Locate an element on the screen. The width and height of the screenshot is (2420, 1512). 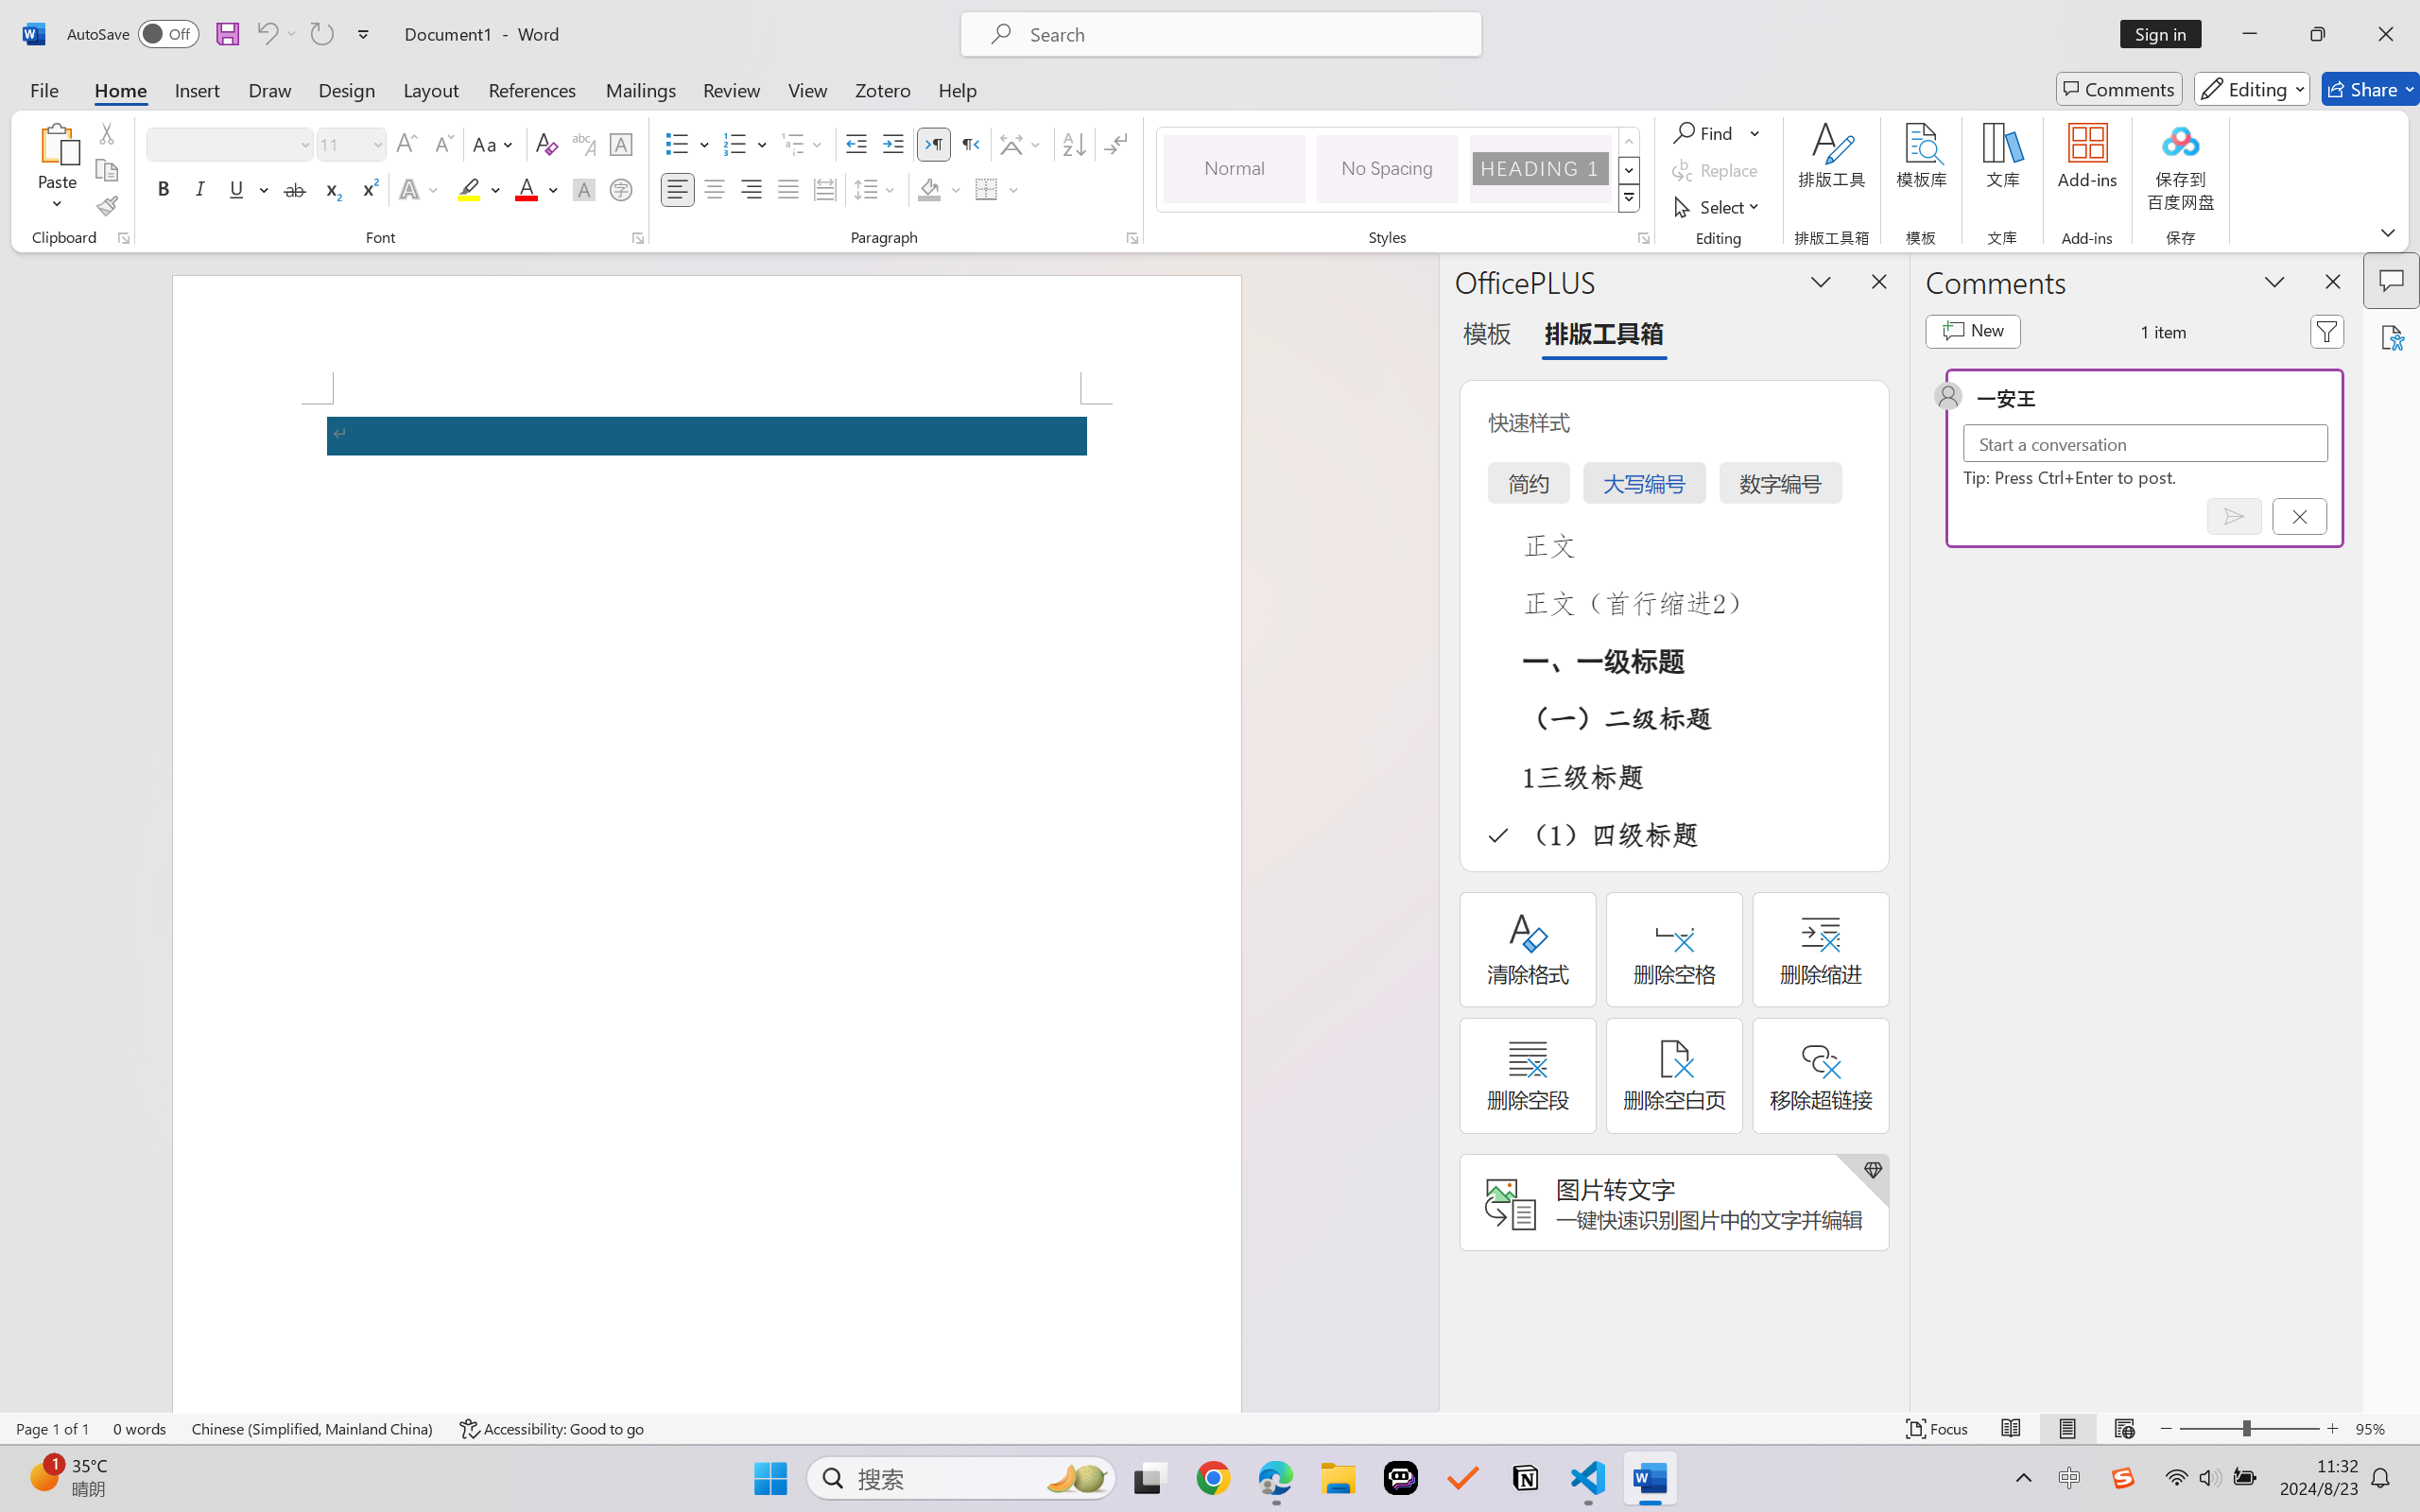
'Right-to-Left' is located at coordinates (969, 144).